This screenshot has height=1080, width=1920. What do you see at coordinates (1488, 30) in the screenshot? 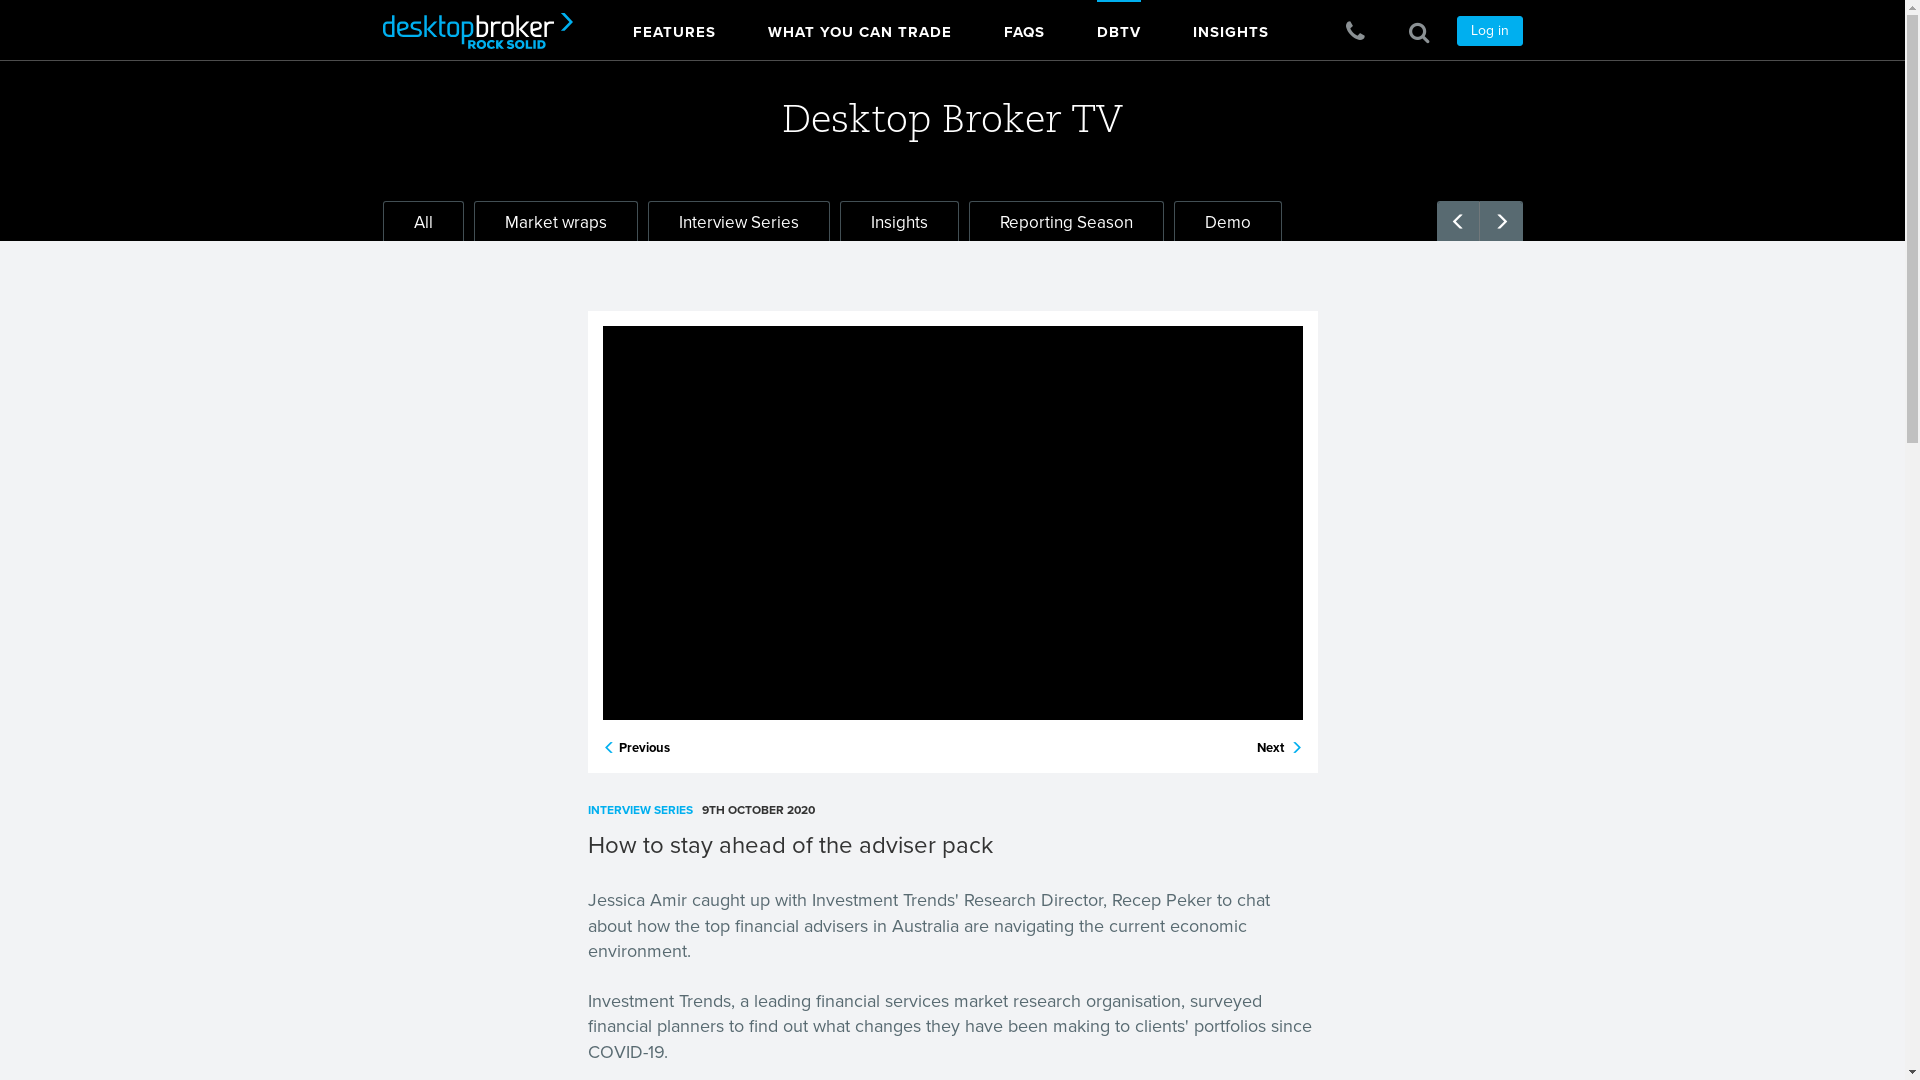
I see `'Log in'` at bounding box center [1488, 30].